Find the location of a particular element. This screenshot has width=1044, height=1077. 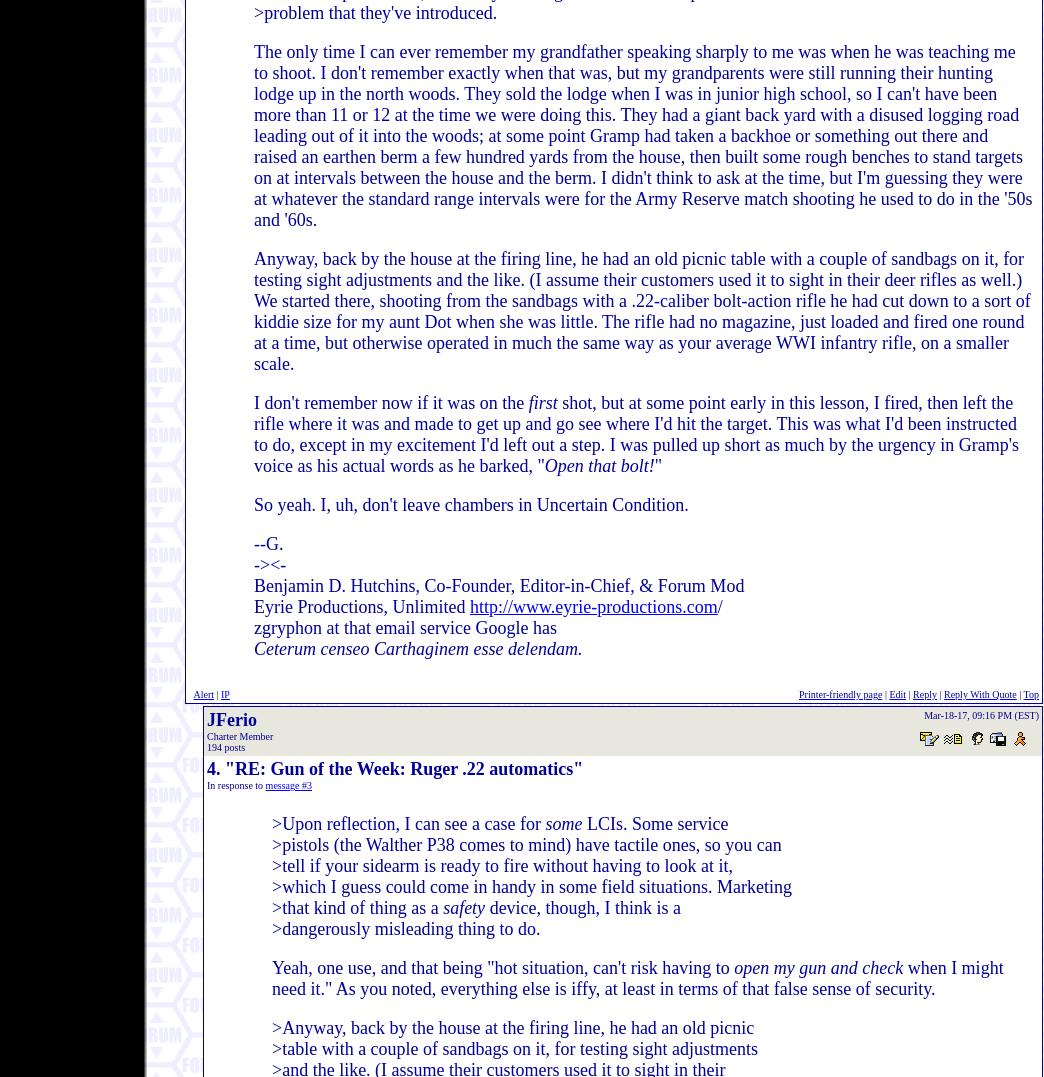

'http://www.eyrie-productions.com' is located at coordinates (592, 605).